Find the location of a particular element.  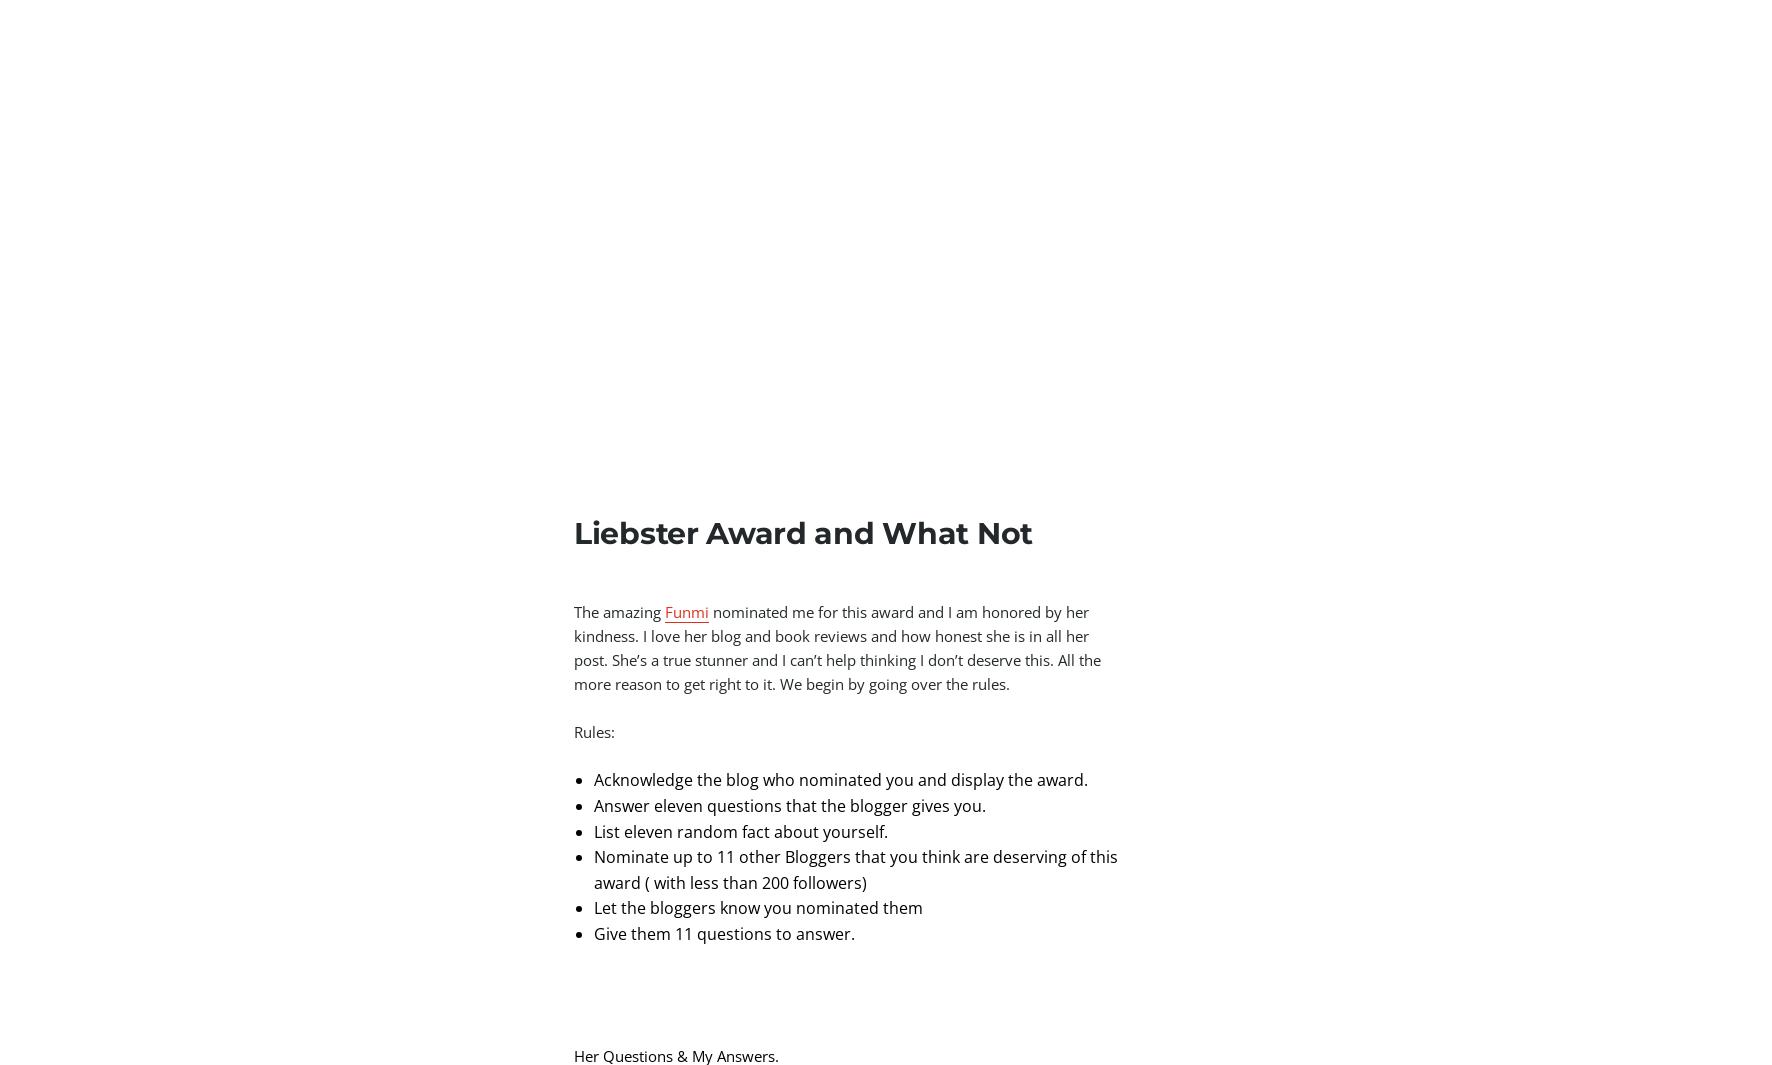

'nominated me for this award and I am honored by her kindness. I love her blog and book reviews and how honest she is in all her post. She’s a true stunner and I can’t help thinking I don’t deserve this. All the more reason to get right to it. We begin by going over the rules.' is located at coordinates (837, 648).